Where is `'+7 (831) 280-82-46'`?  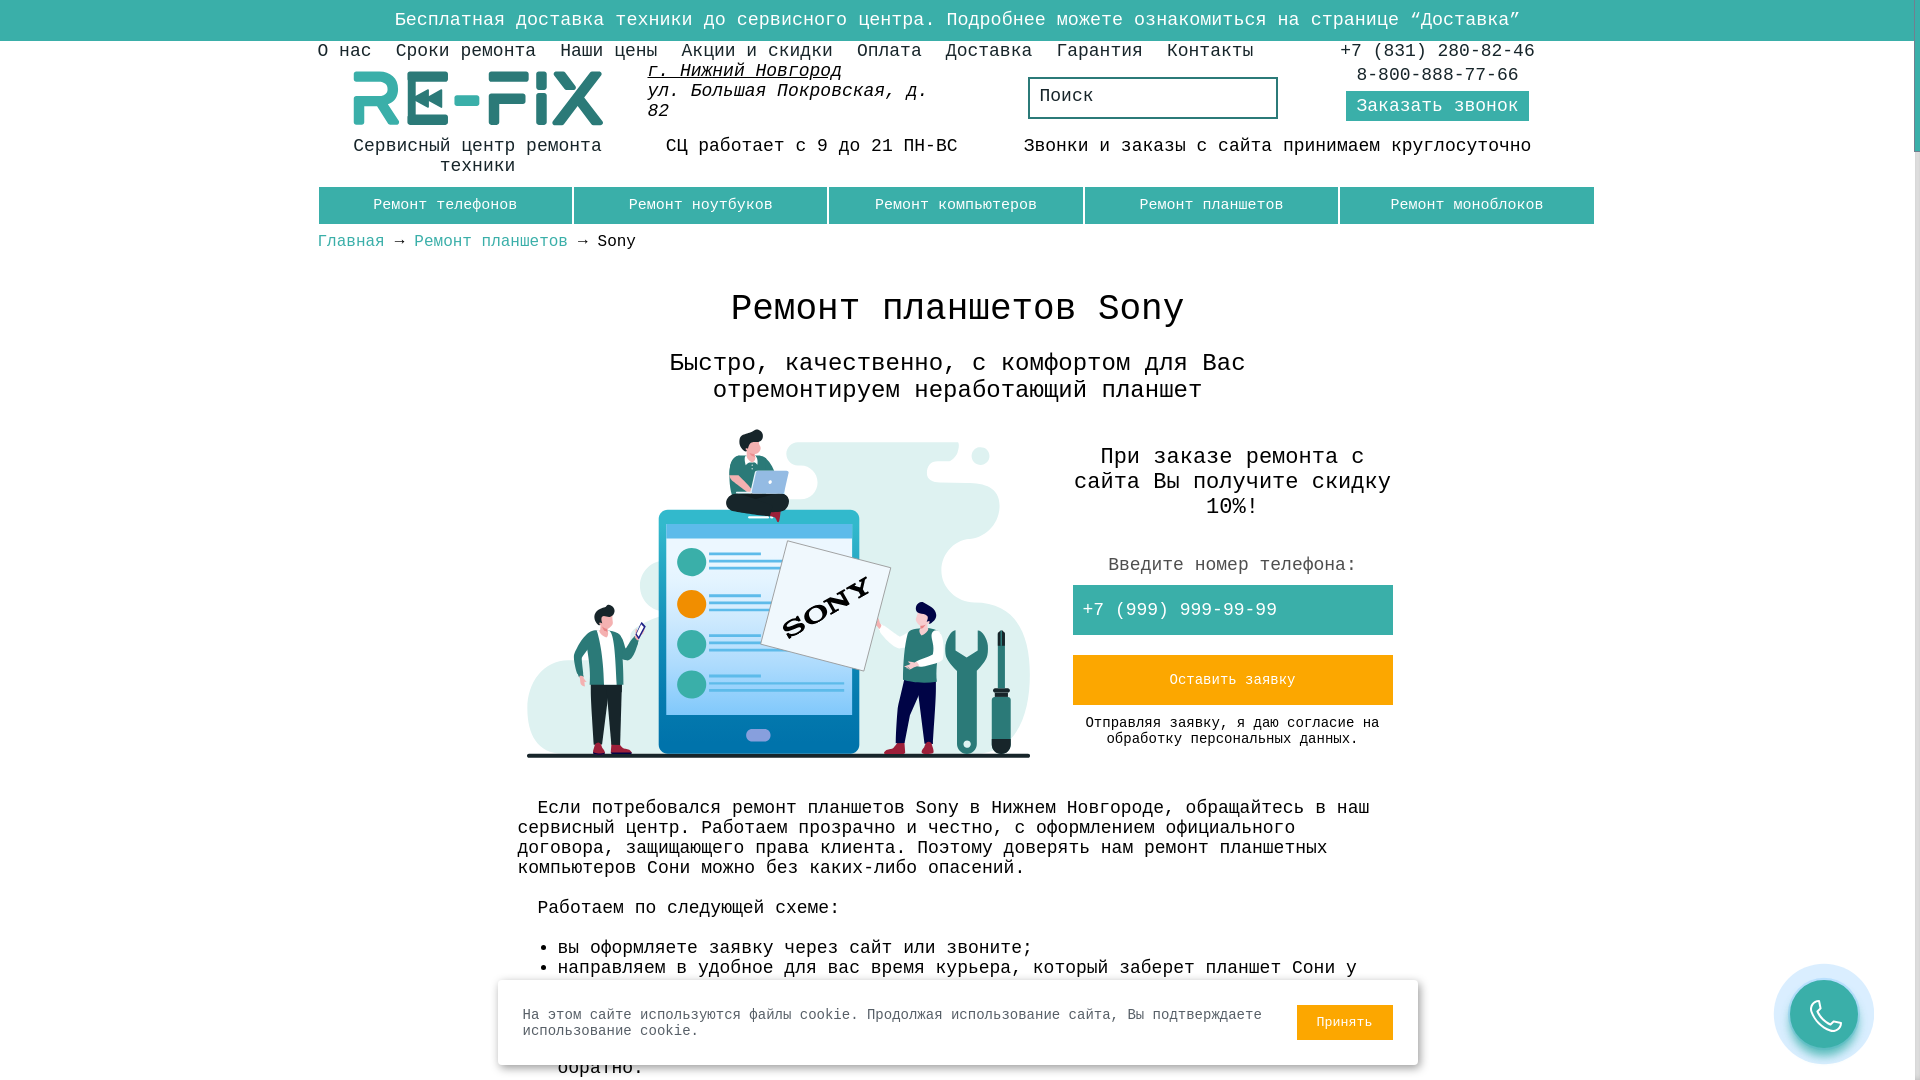 '+7 (831) 280-82-46' is located at coordinates (1435, 49).